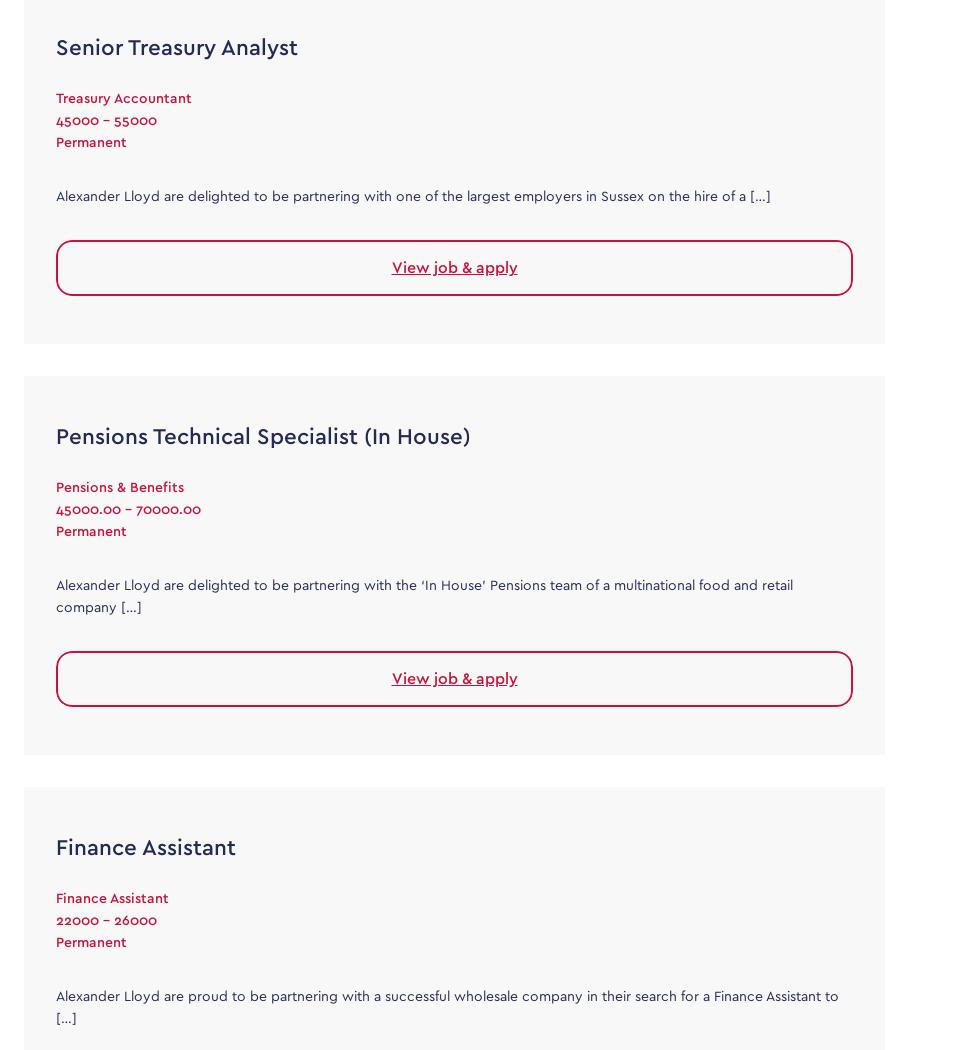 Image resolution: width=957 pixels, height=1050 pixels. I want to click on '22000 - 26000', so click(54, 920).